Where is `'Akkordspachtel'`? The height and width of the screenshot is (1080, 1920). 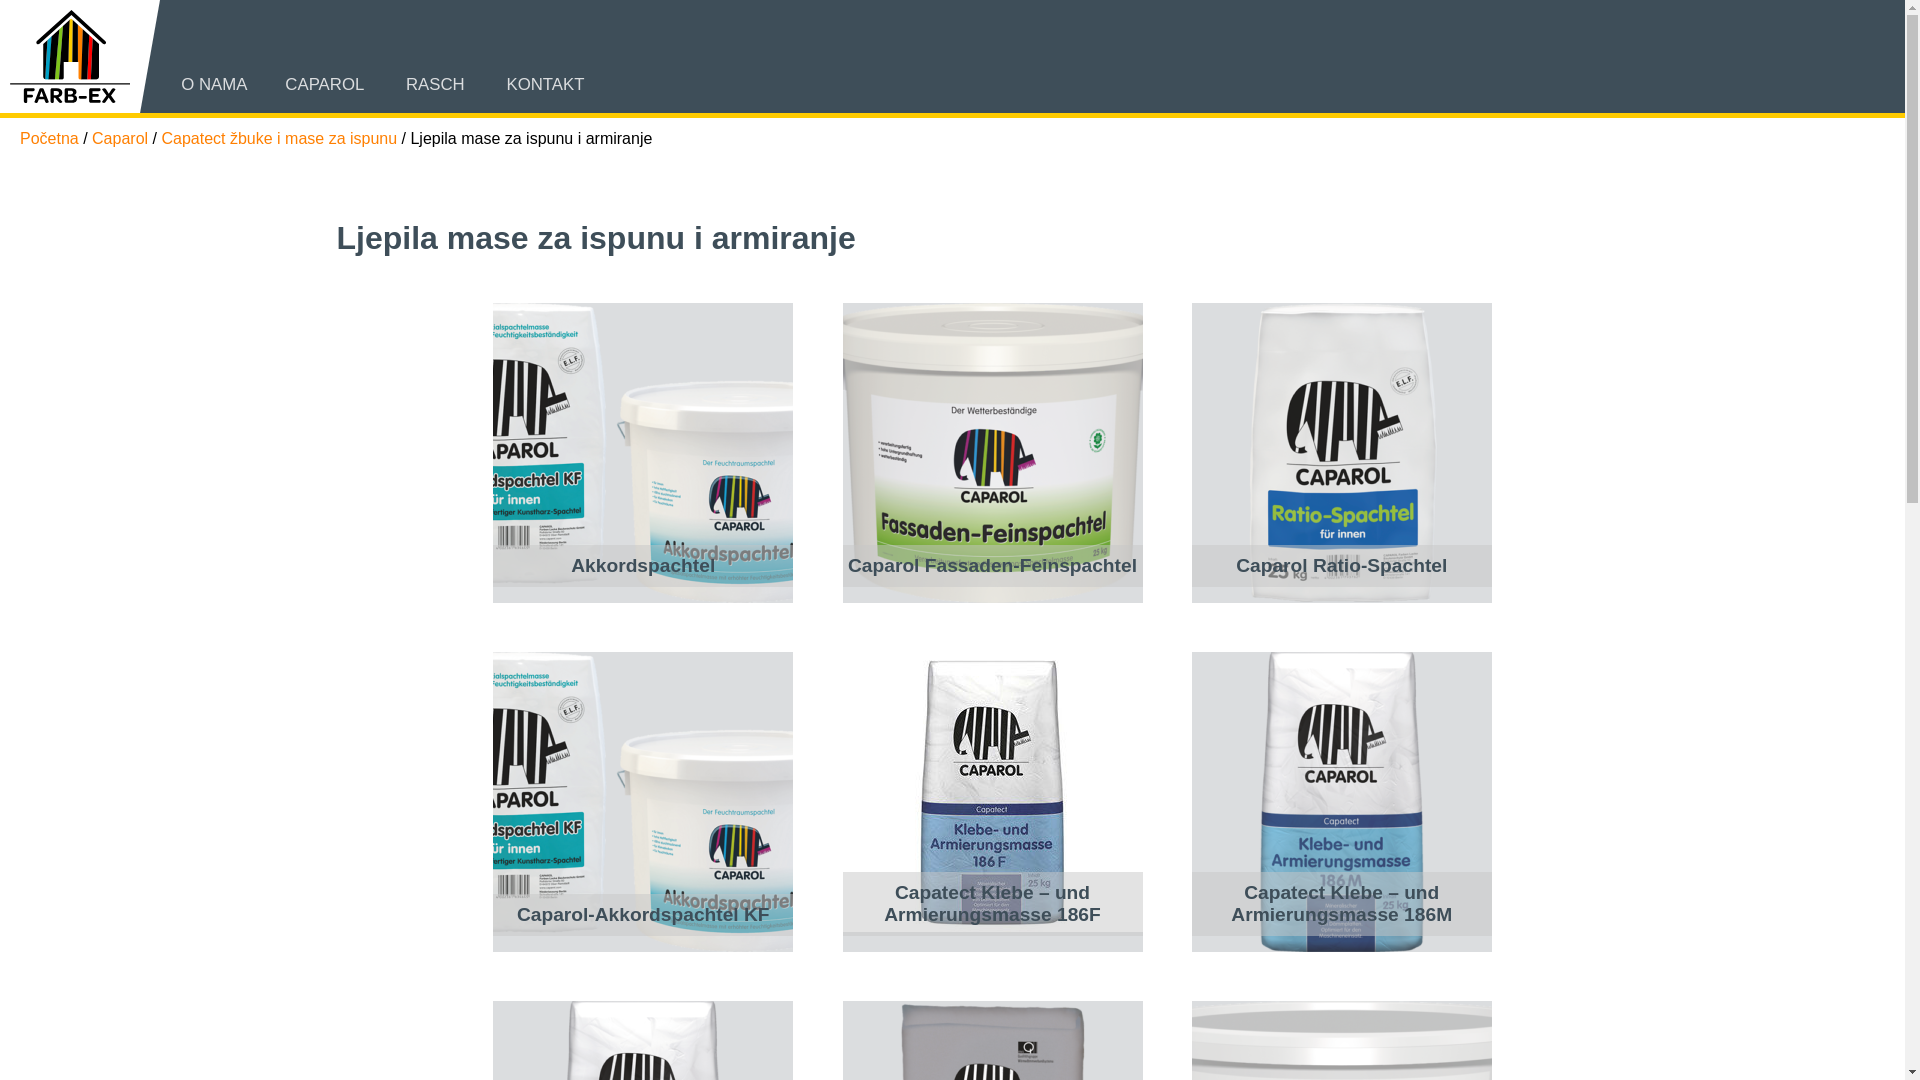
'Akkordspachtel' is located at coordinates (643, 452).